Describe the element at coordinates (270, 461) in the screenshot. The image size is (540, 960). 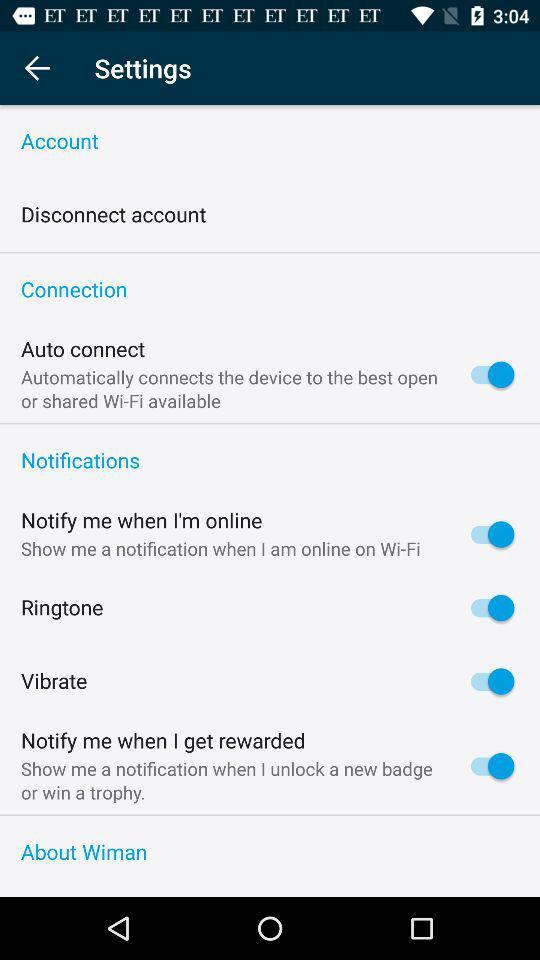
I see `item above notify me when item` at that location.